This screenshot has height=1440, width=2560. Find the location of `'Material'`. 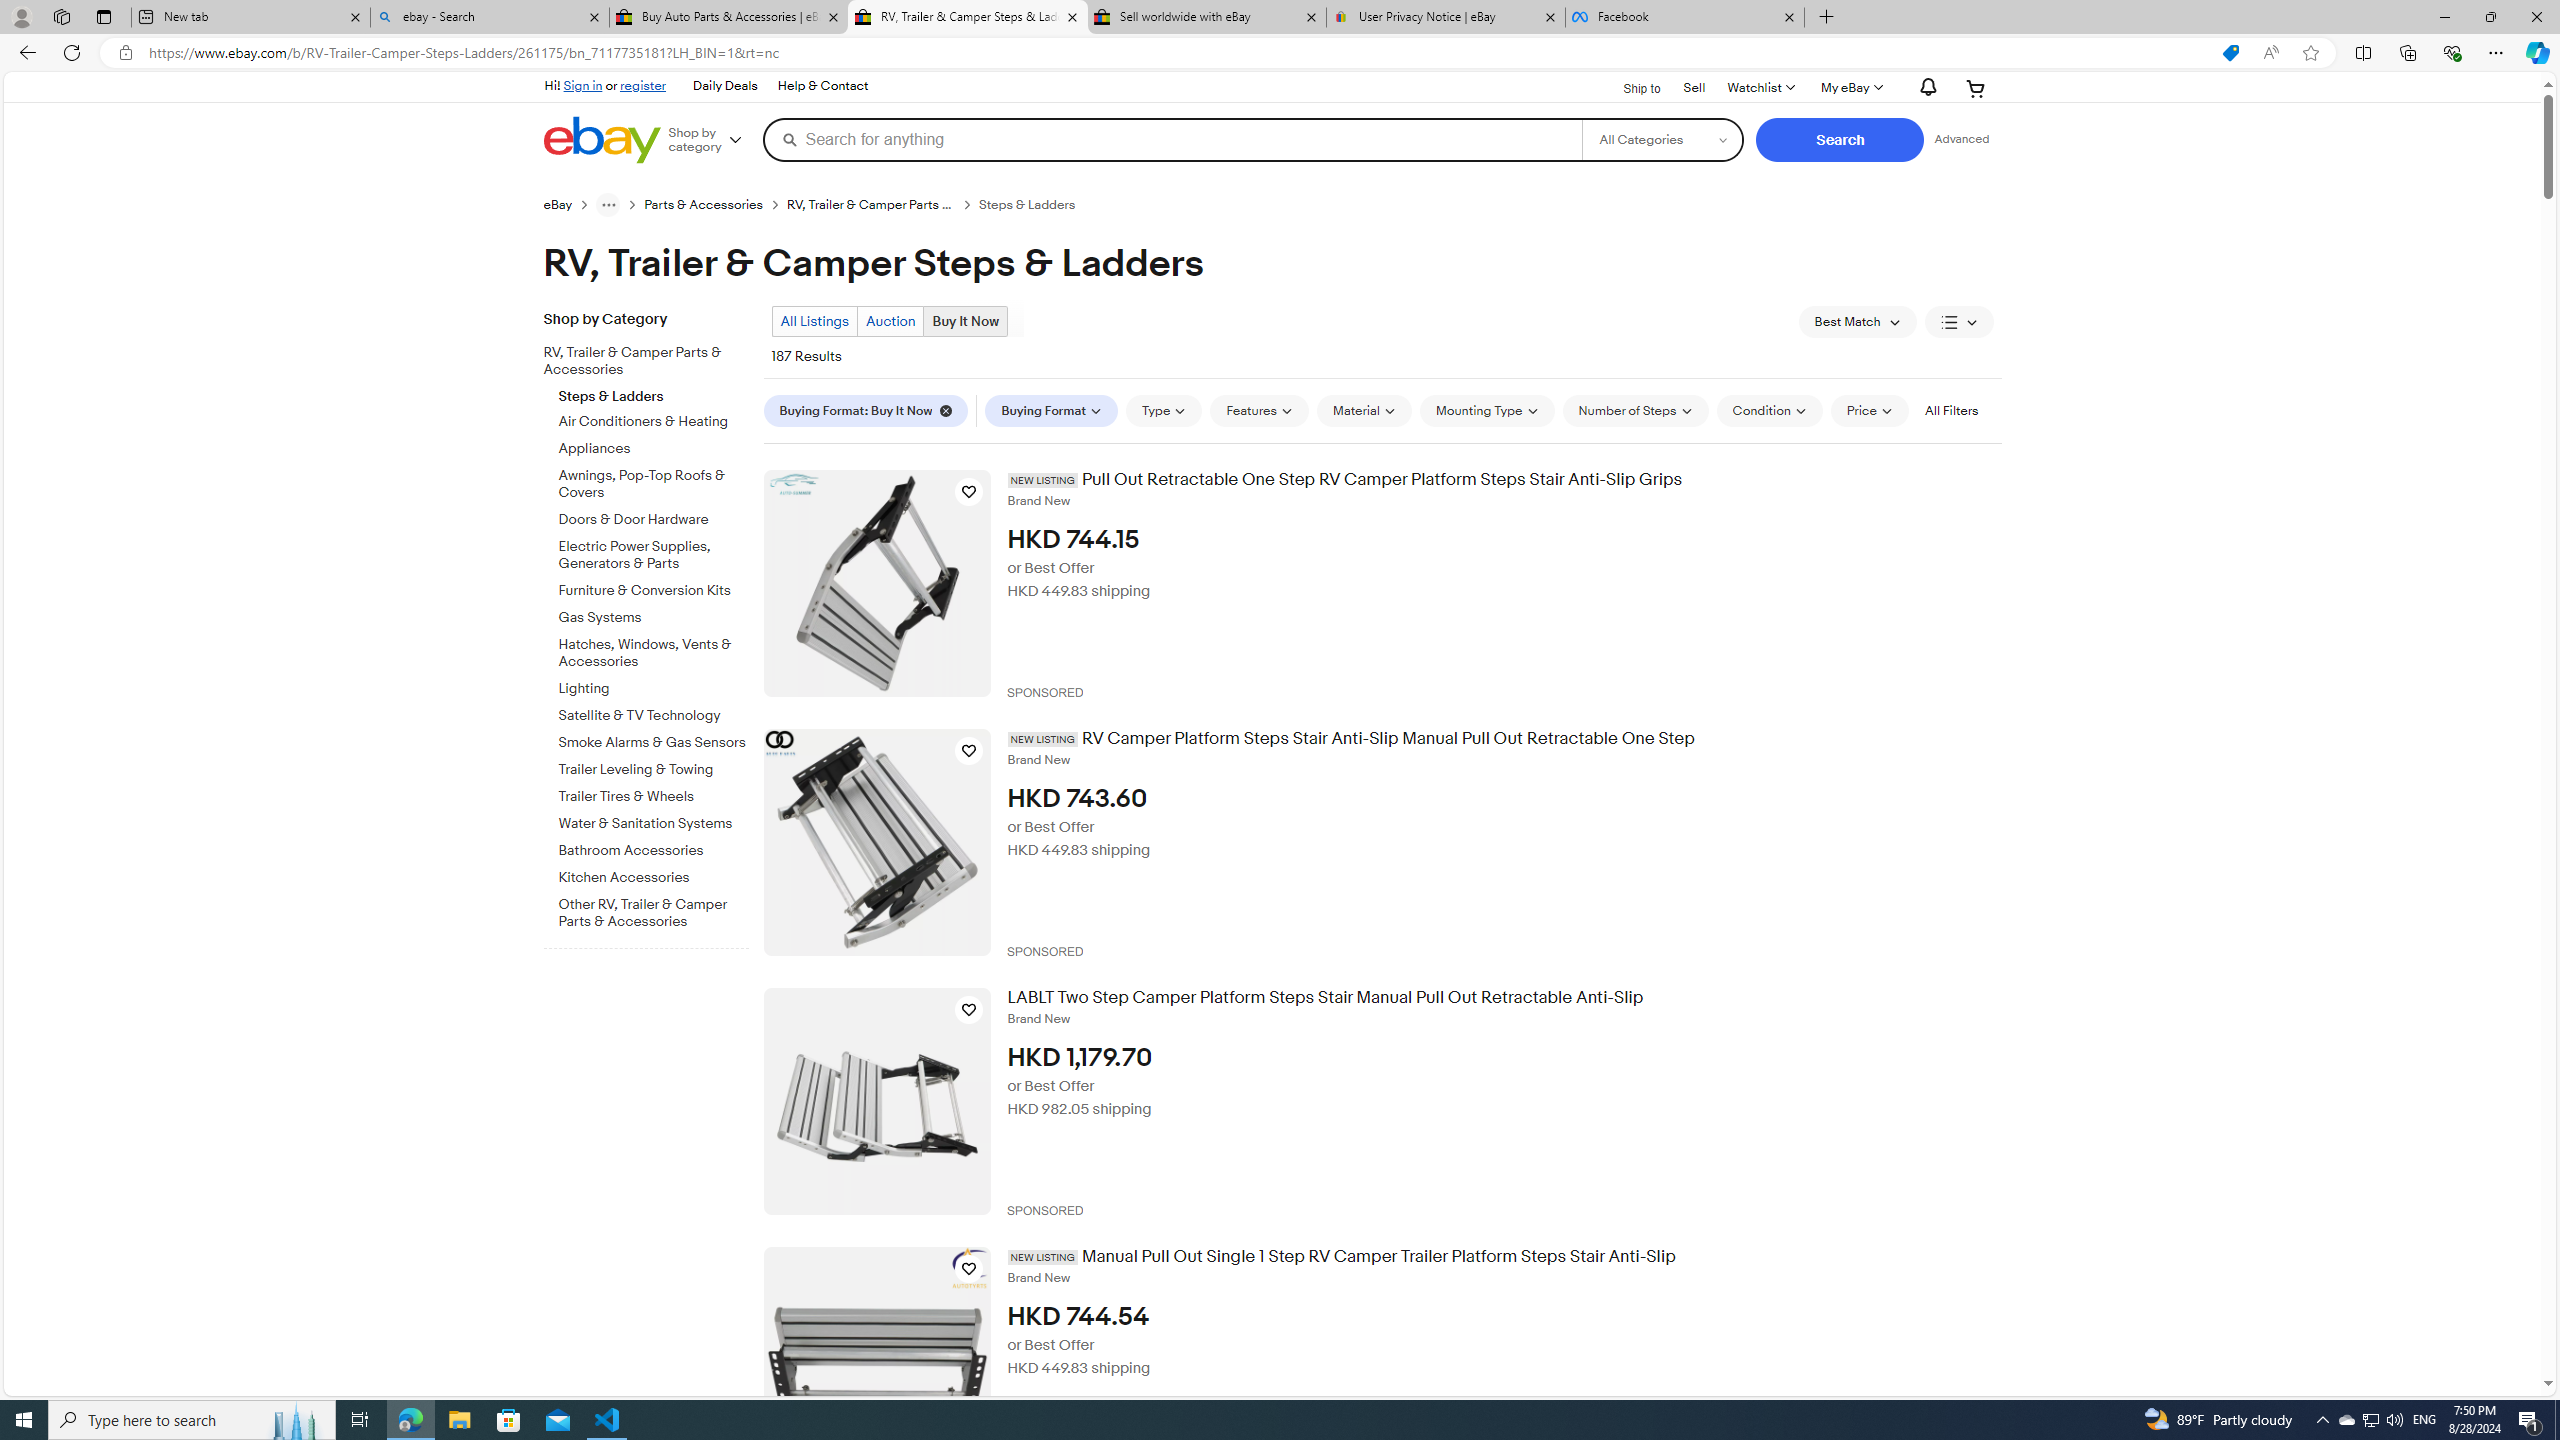

'Material' is located at coordinates (1363, 410).